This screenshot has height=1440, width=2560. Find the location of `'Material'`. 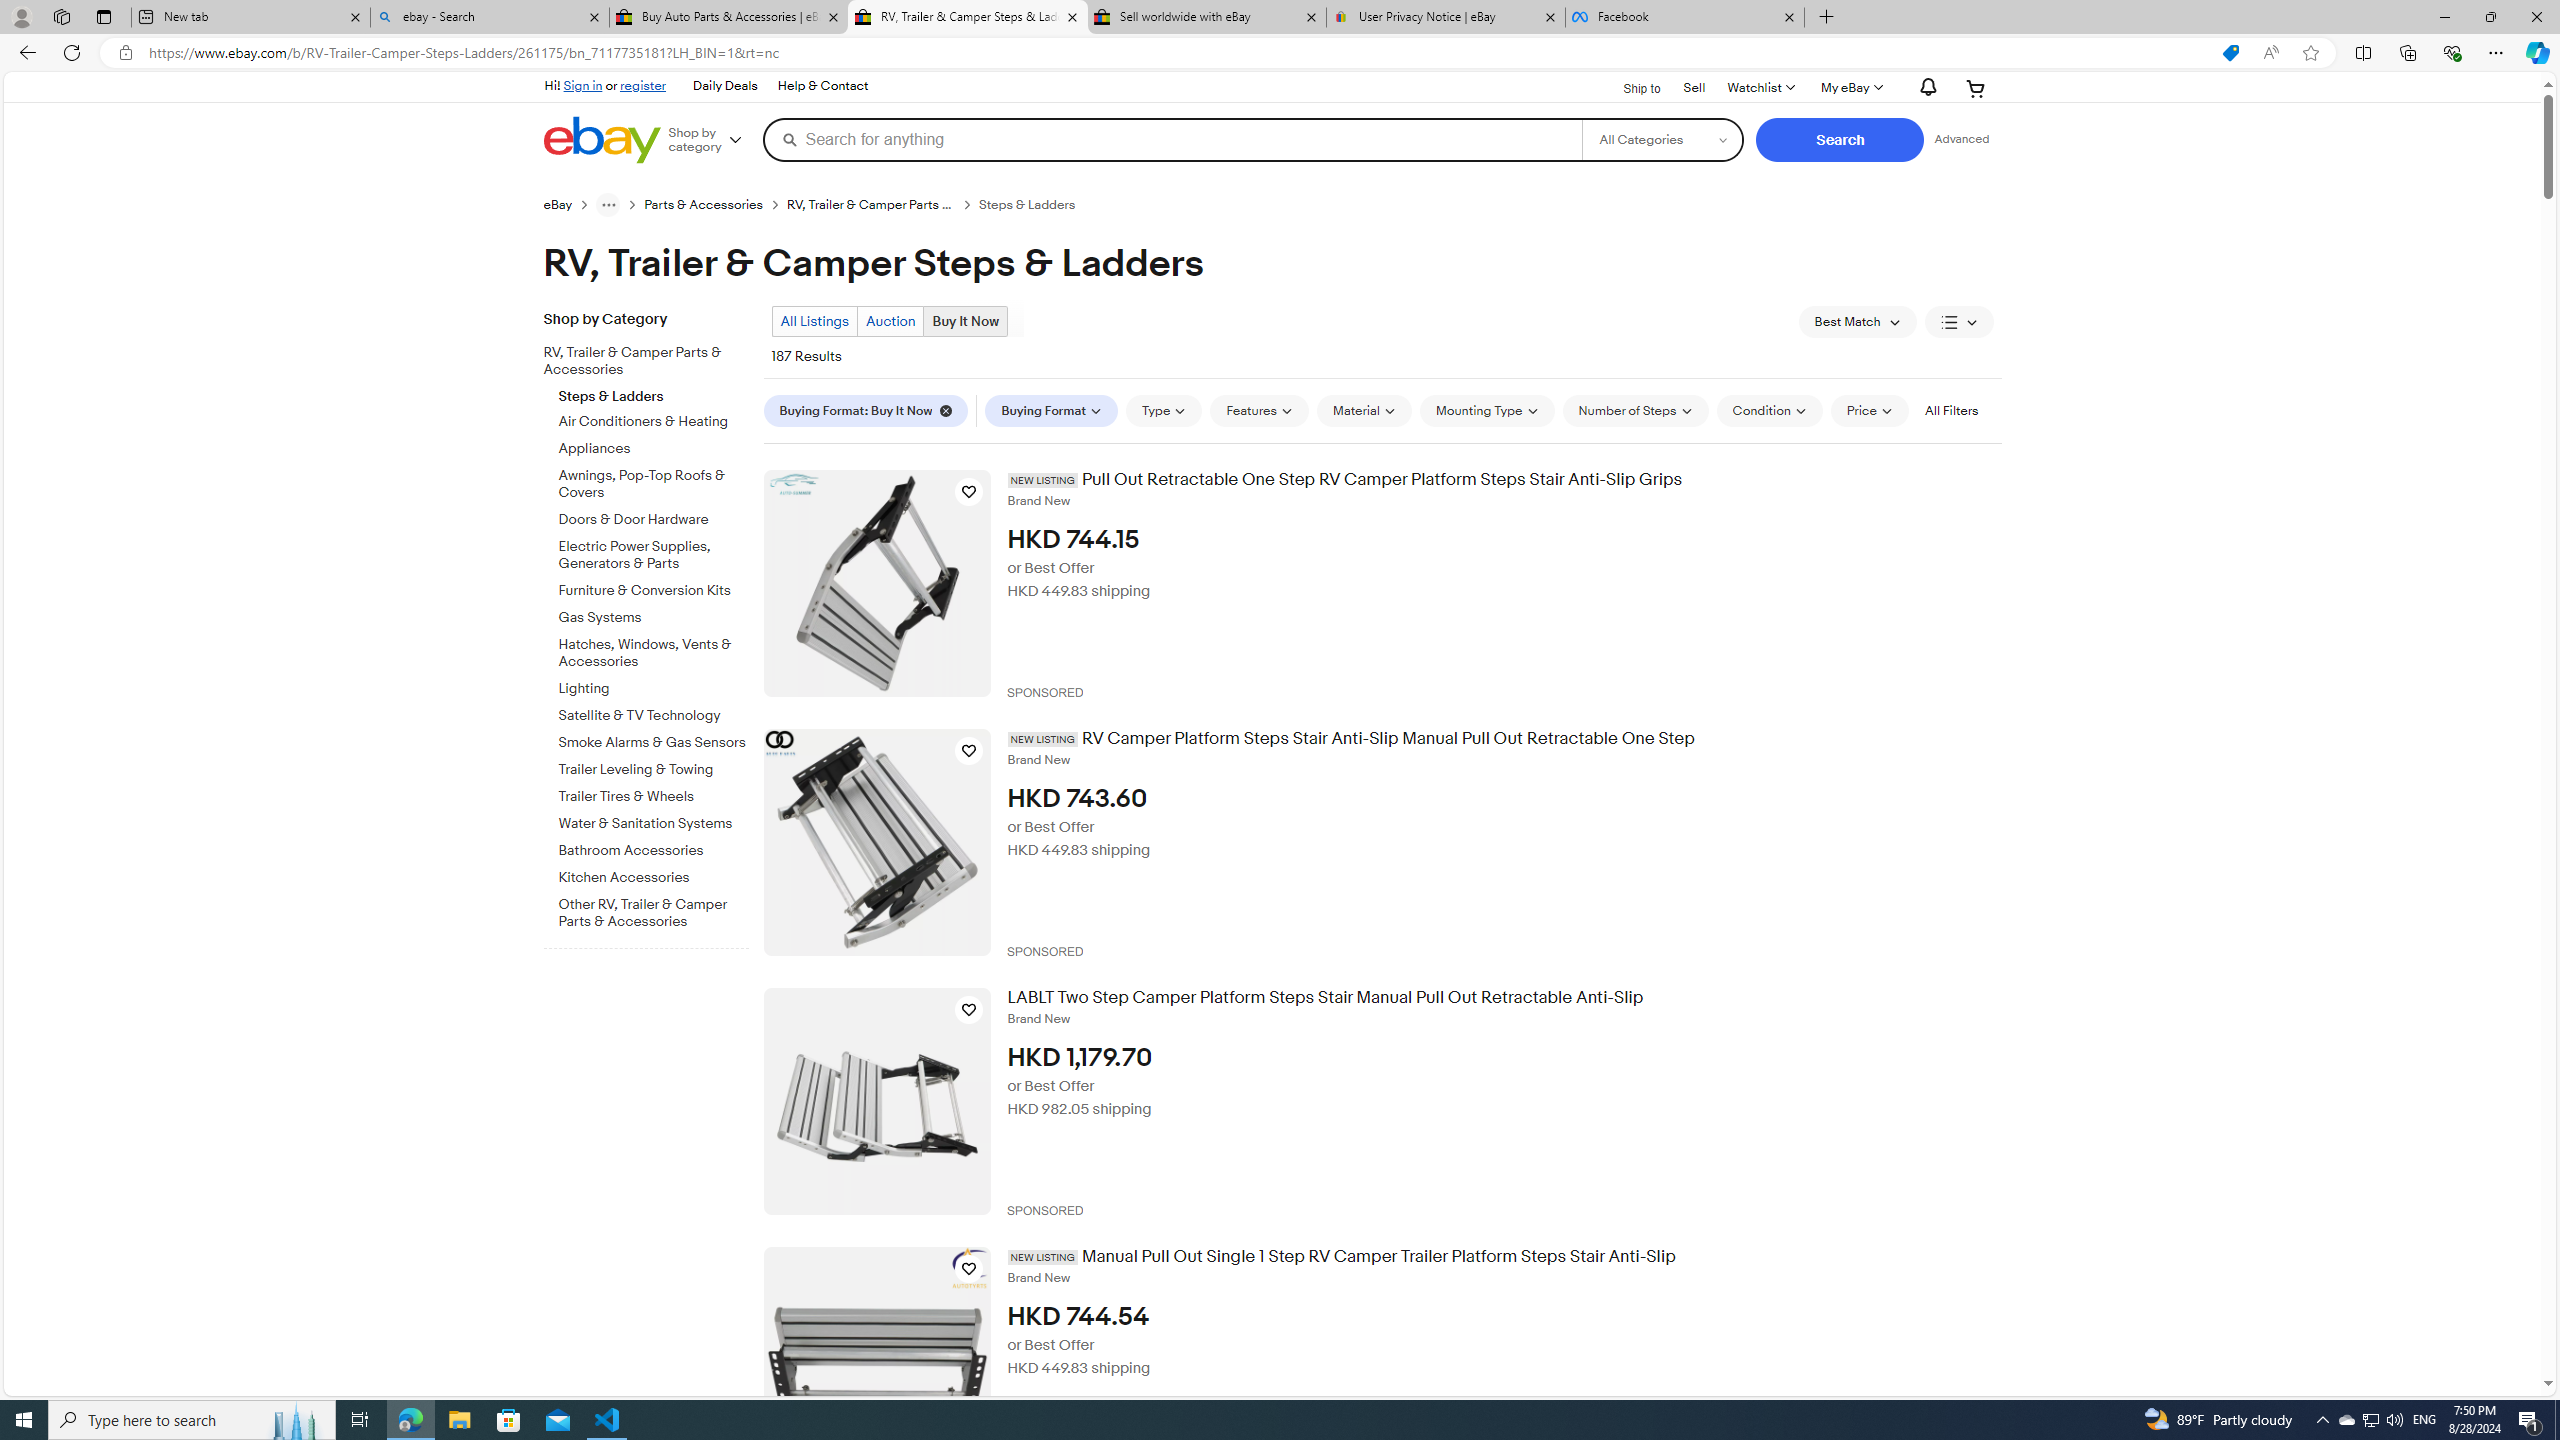

'Material' is located at coordinates (1363, 410).